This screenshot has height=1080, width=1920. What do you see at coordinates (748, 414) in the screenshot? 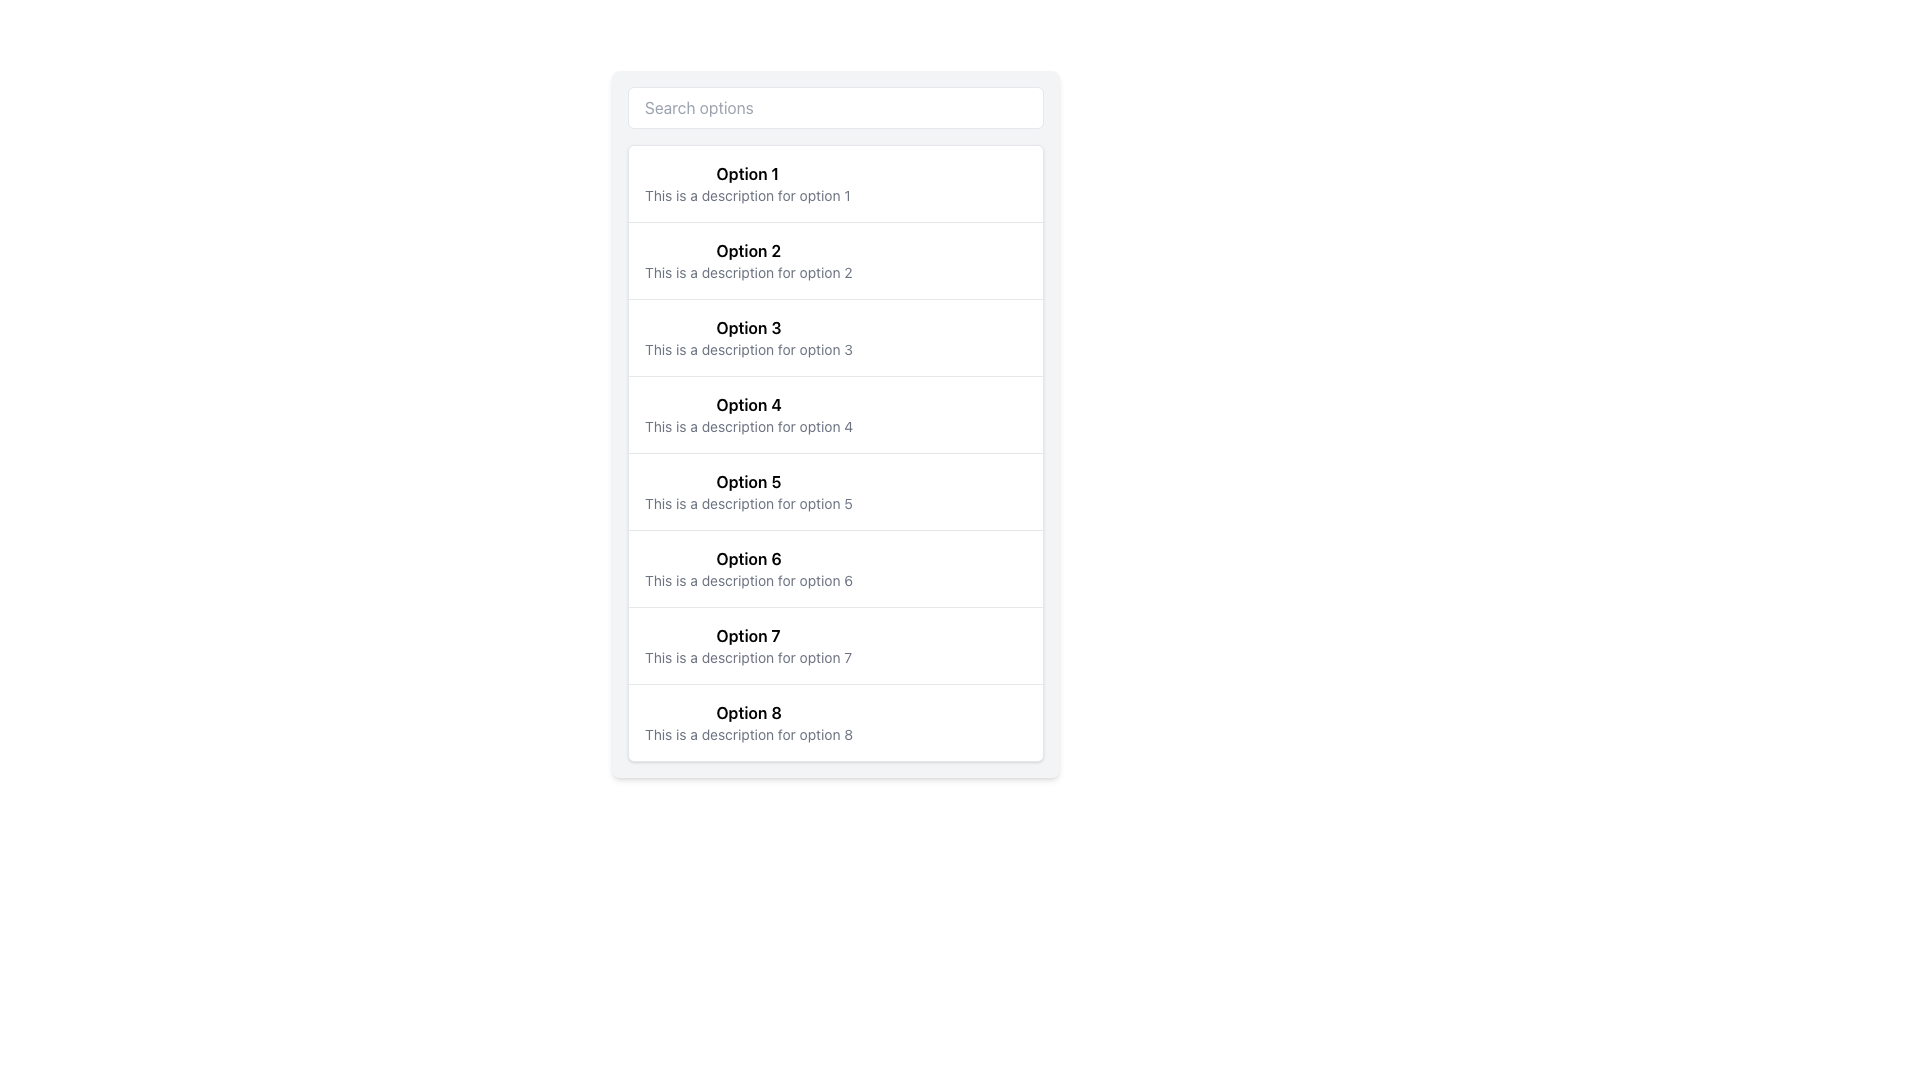
I see `the list item labeled 'Option 4'` at bounding box center [748, 414].